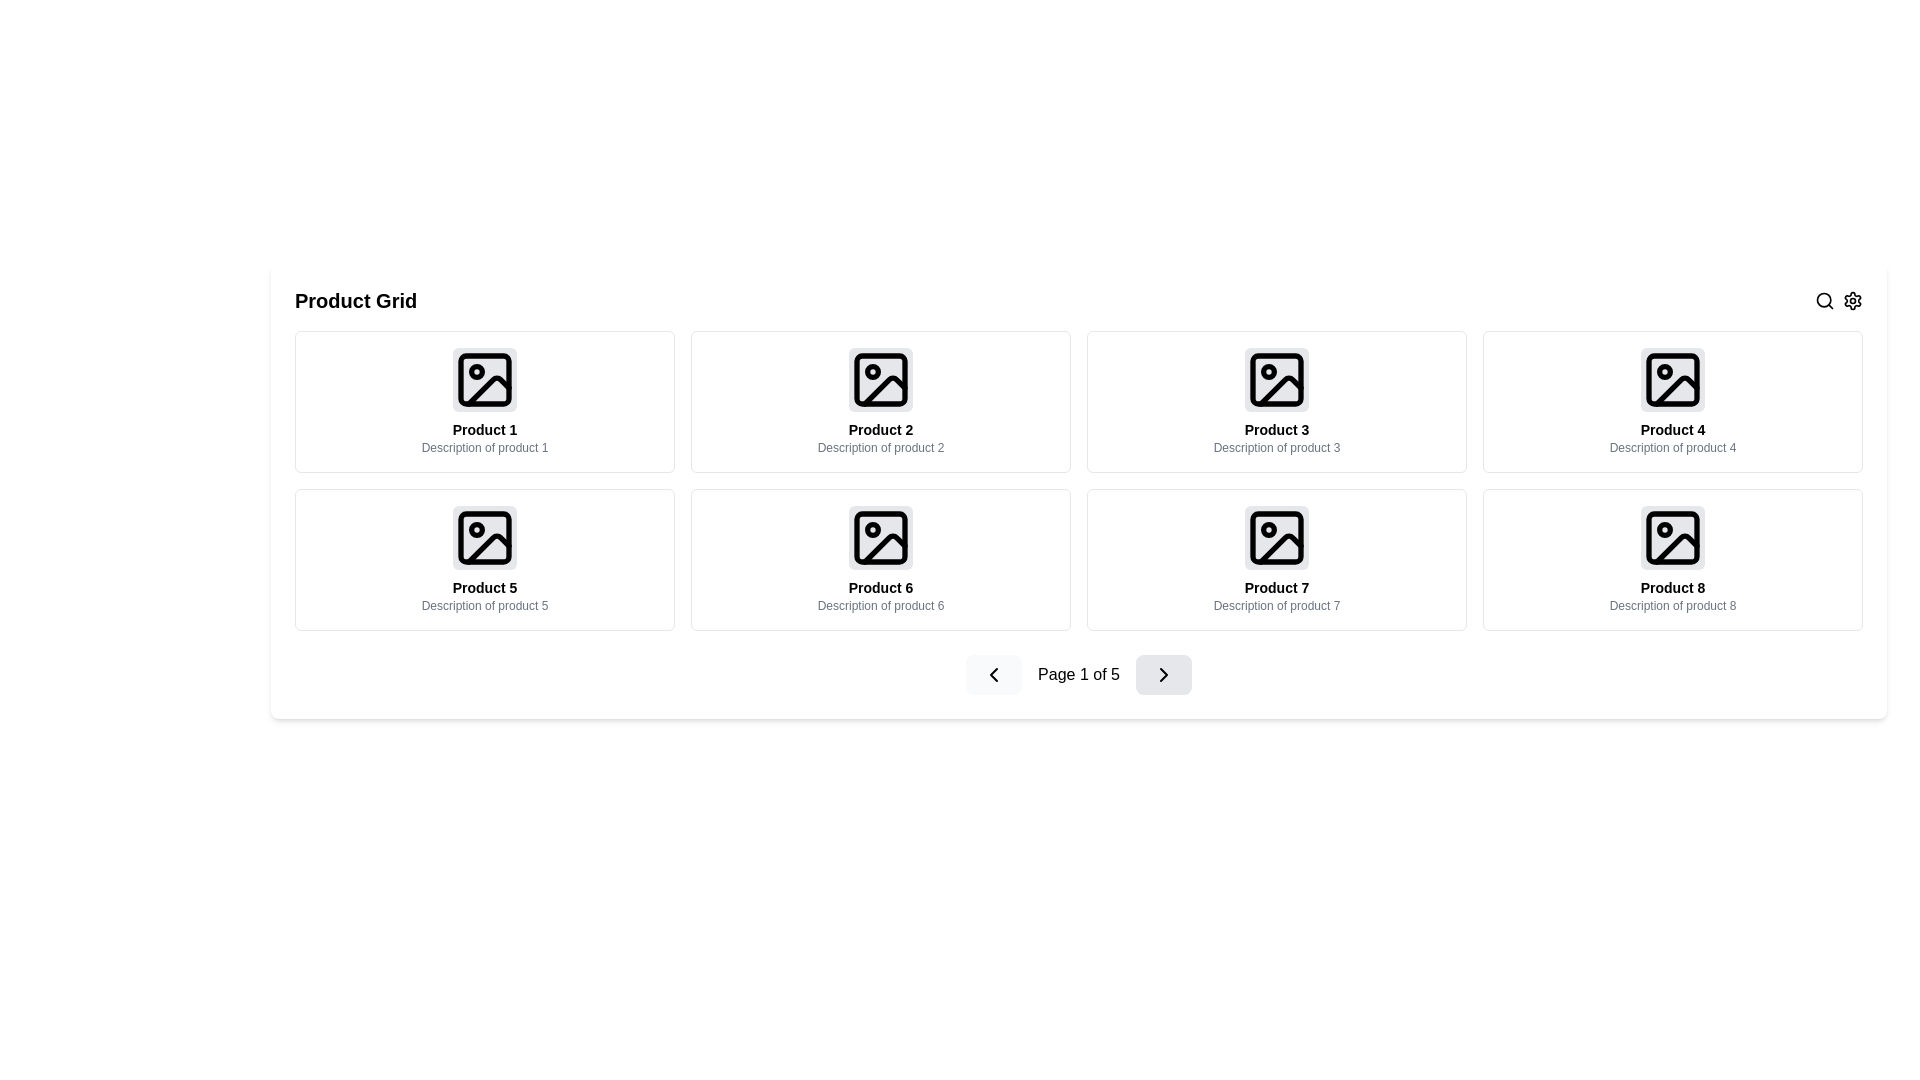  I want to click on the text display stating 'Description of product 3' located below the title 'Product 3' in the product card, so click(1275, 446).